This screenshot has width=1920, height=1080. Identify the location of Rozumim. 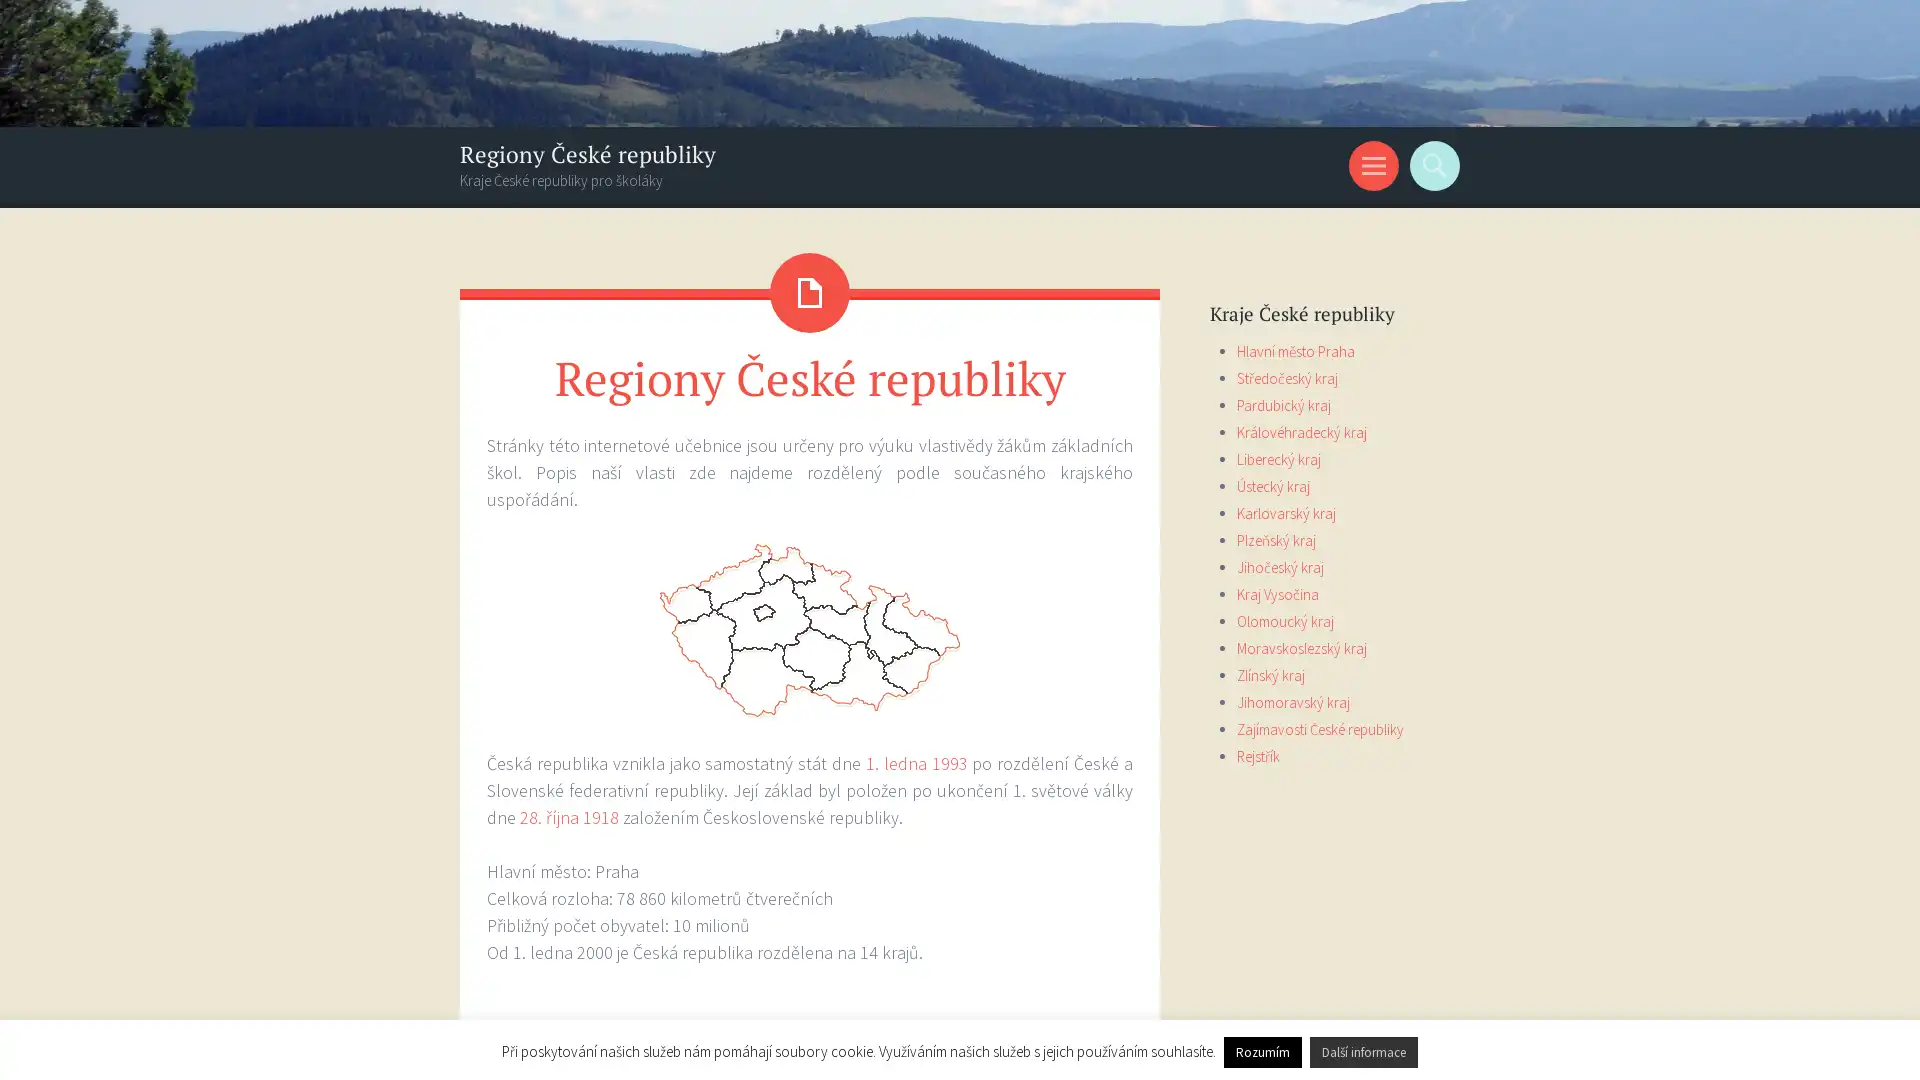
(1261, 1051).